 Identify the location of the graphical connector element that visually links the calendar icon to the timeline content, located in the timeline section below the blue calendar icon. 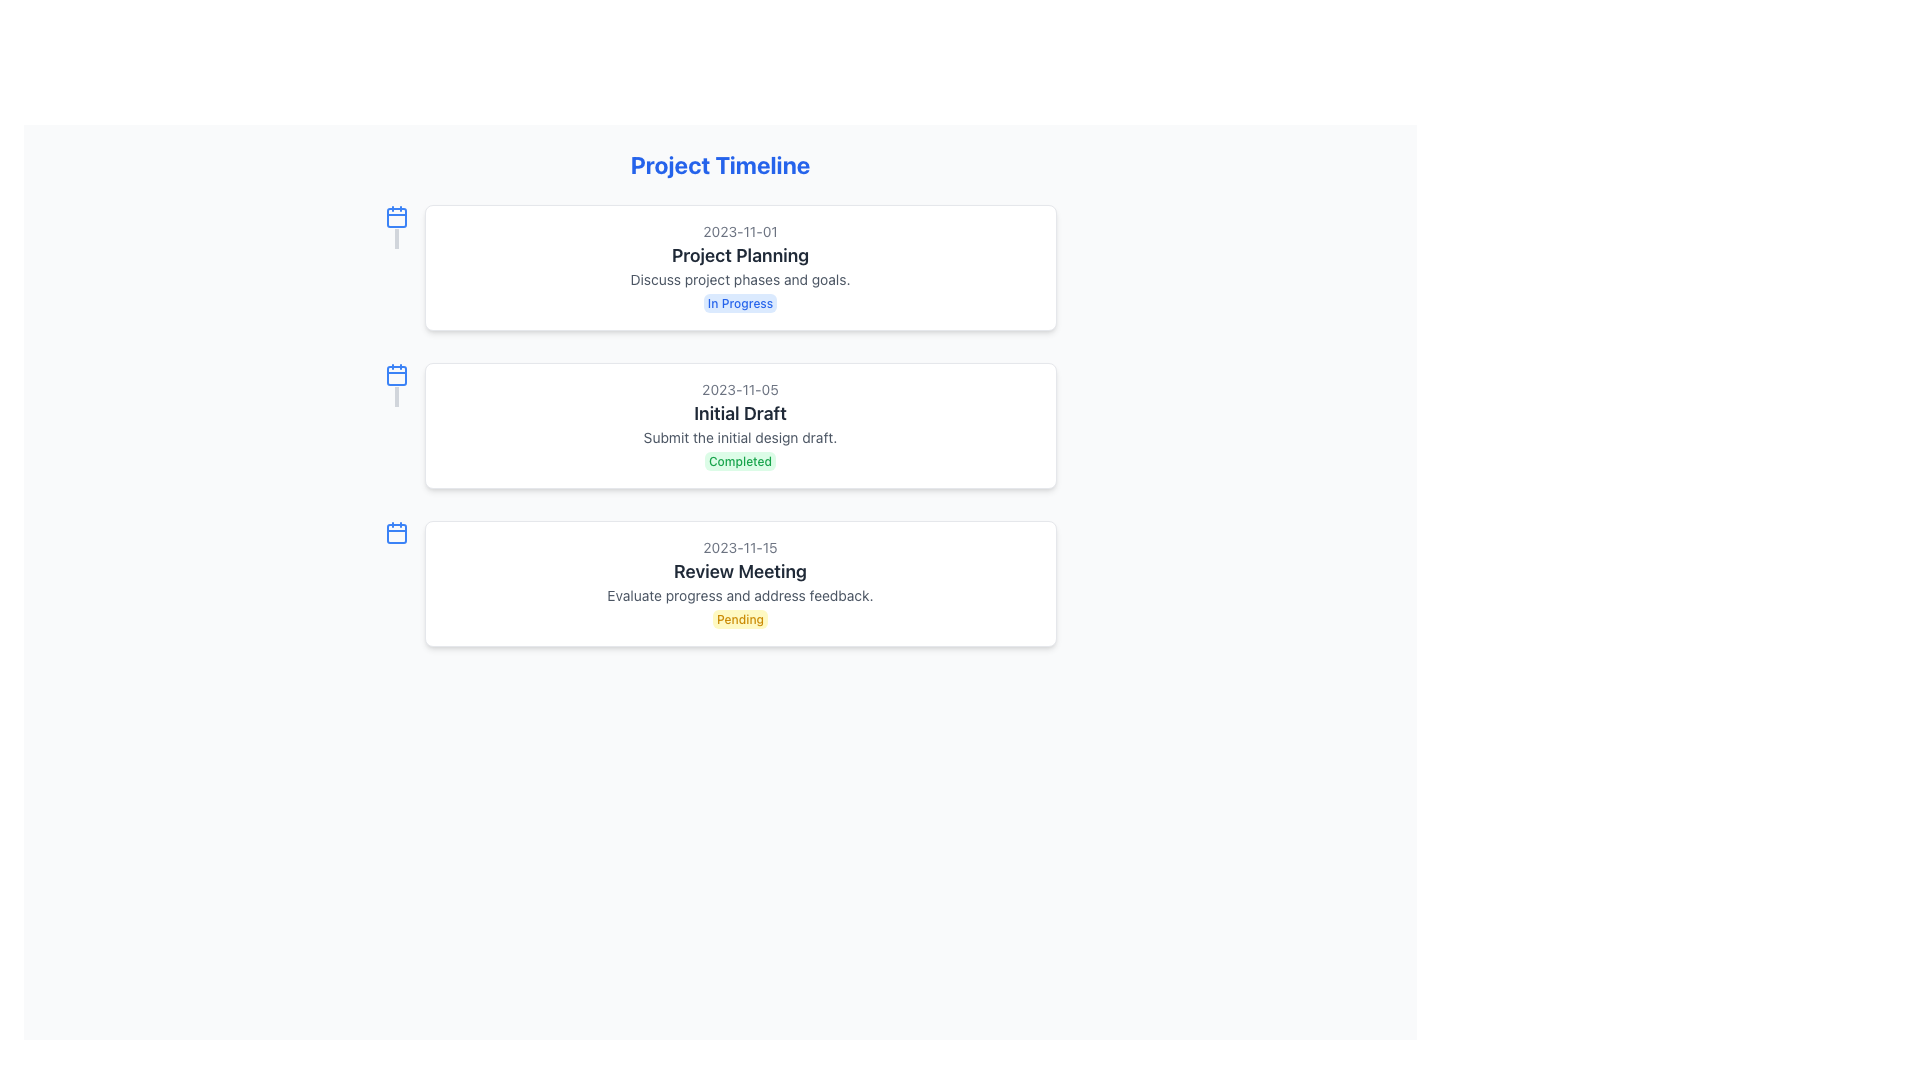
(396, 238).